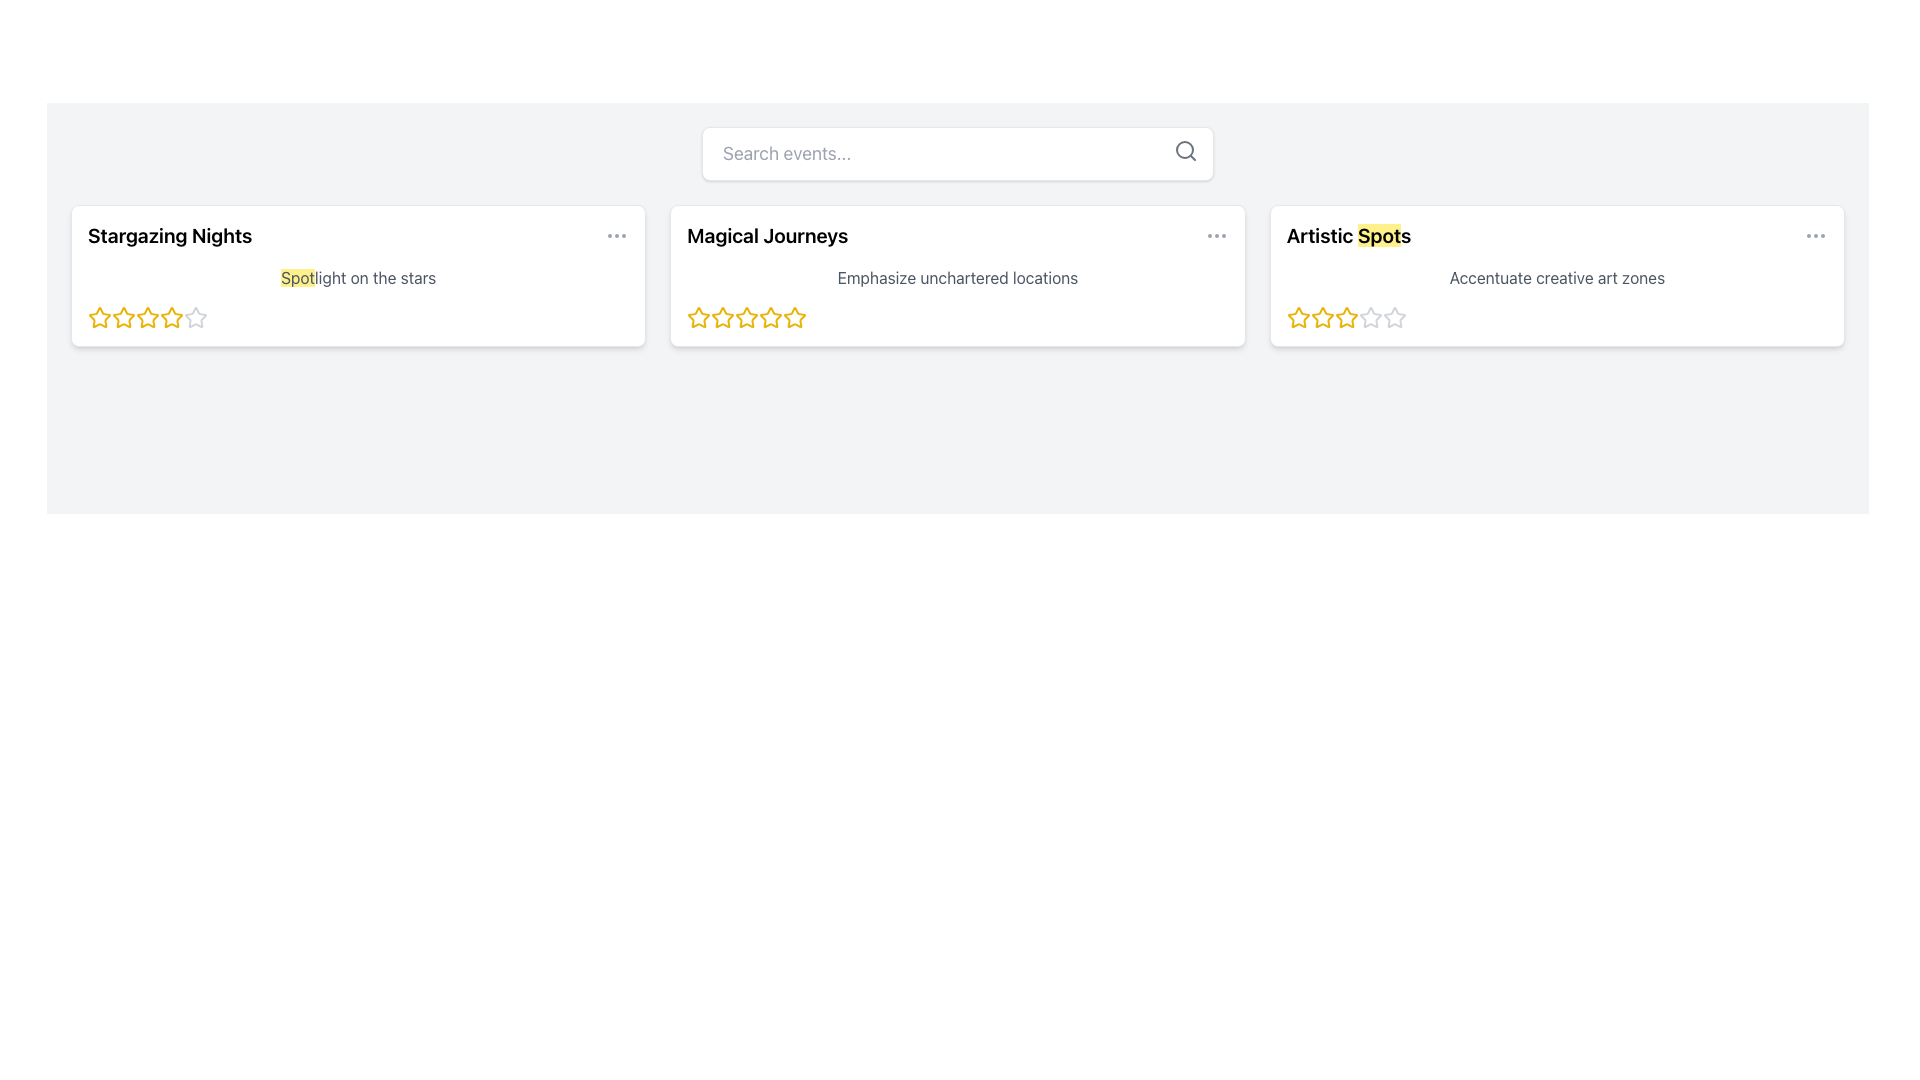  Describe the element at coordinates (1393, 316) in the screenshot. I see `the fifth star icon in the 5-star rating system on the 'Artistic Spots' card located on the far right among three horizontally displayed cards` at that location.